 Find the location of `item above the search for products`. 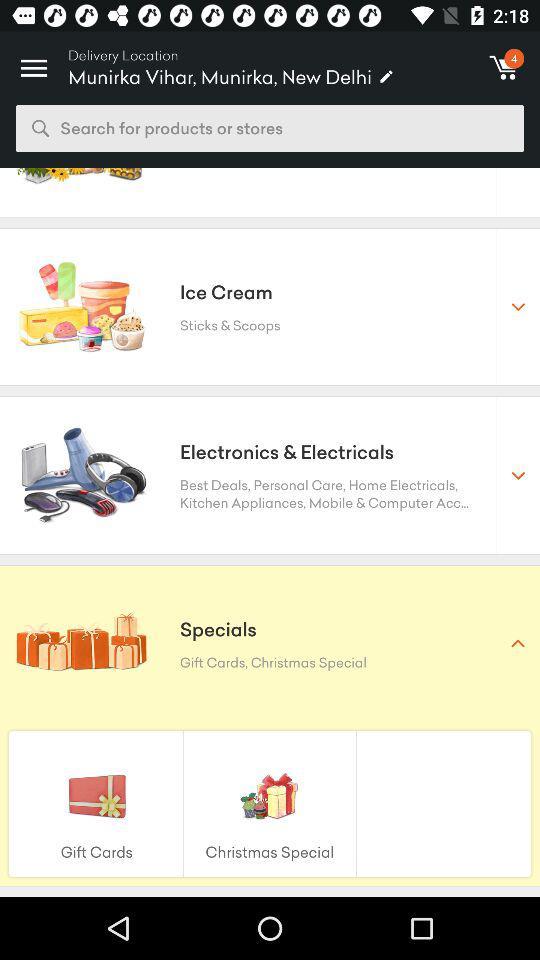

item above the search for products is located at coordinates (33, 62).